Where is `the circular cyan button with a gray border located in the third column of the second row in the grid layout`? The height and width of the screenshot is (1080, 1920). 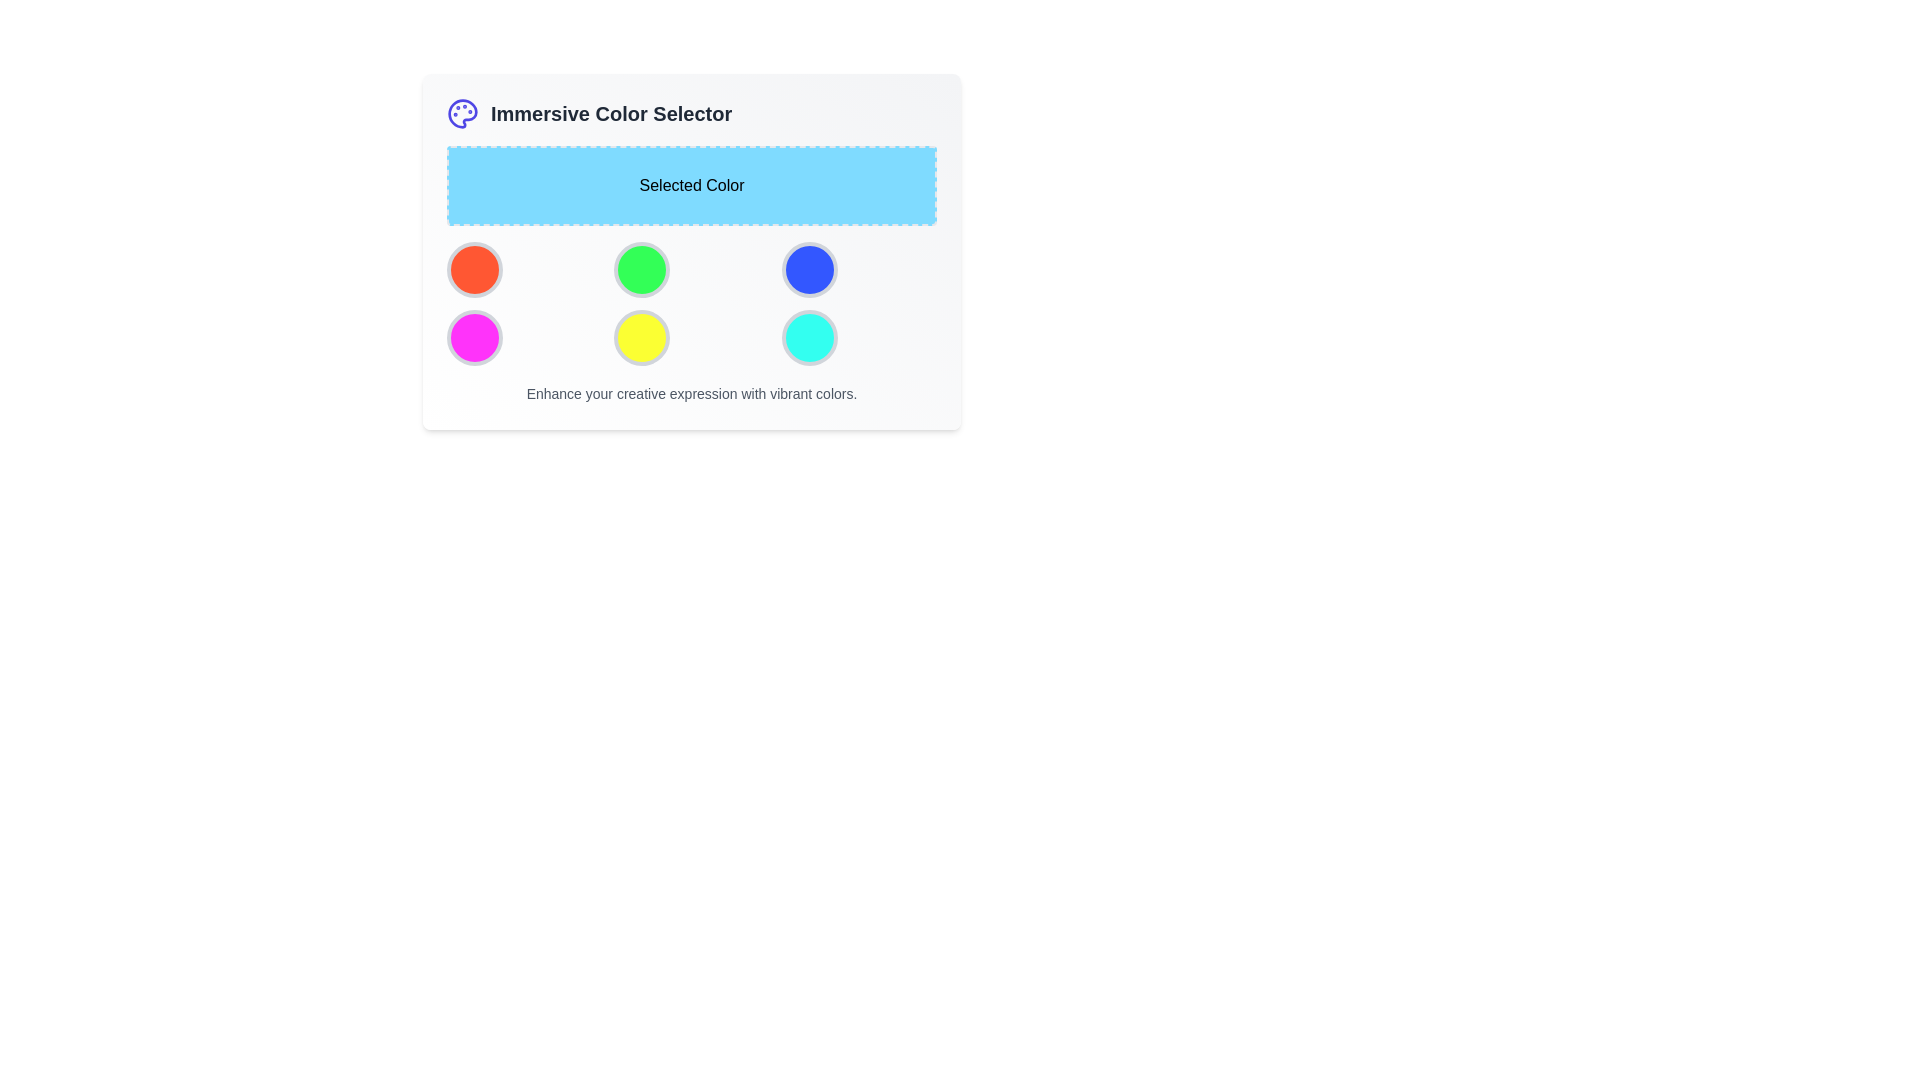
the circular cyan button with a gray border located in the third column of the second row in the grid layout is located at coordinates (809, 337).